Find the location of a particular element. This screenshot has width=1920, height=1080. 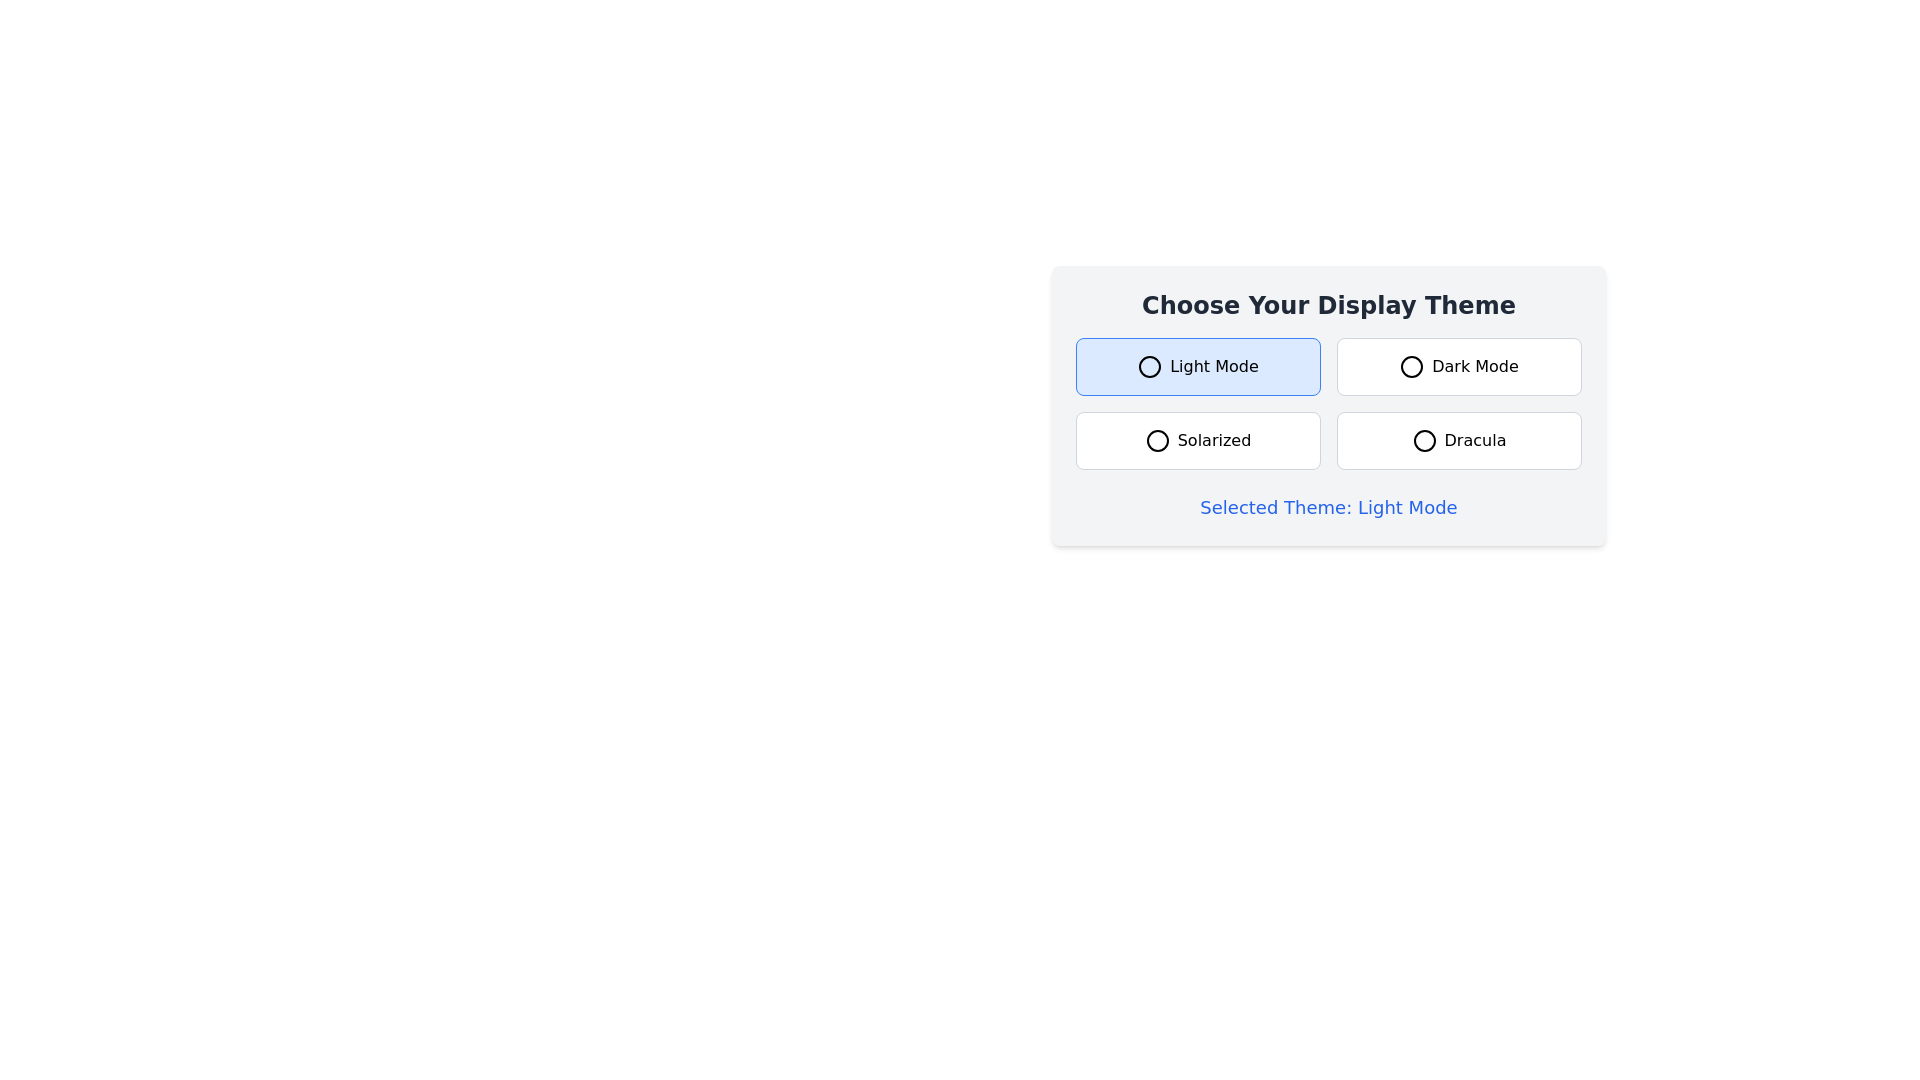

the visual indicator icon representing the theme selection option contained within the 'Solarized' button, located to the left of the text label is located at coordinates (1157, 439).